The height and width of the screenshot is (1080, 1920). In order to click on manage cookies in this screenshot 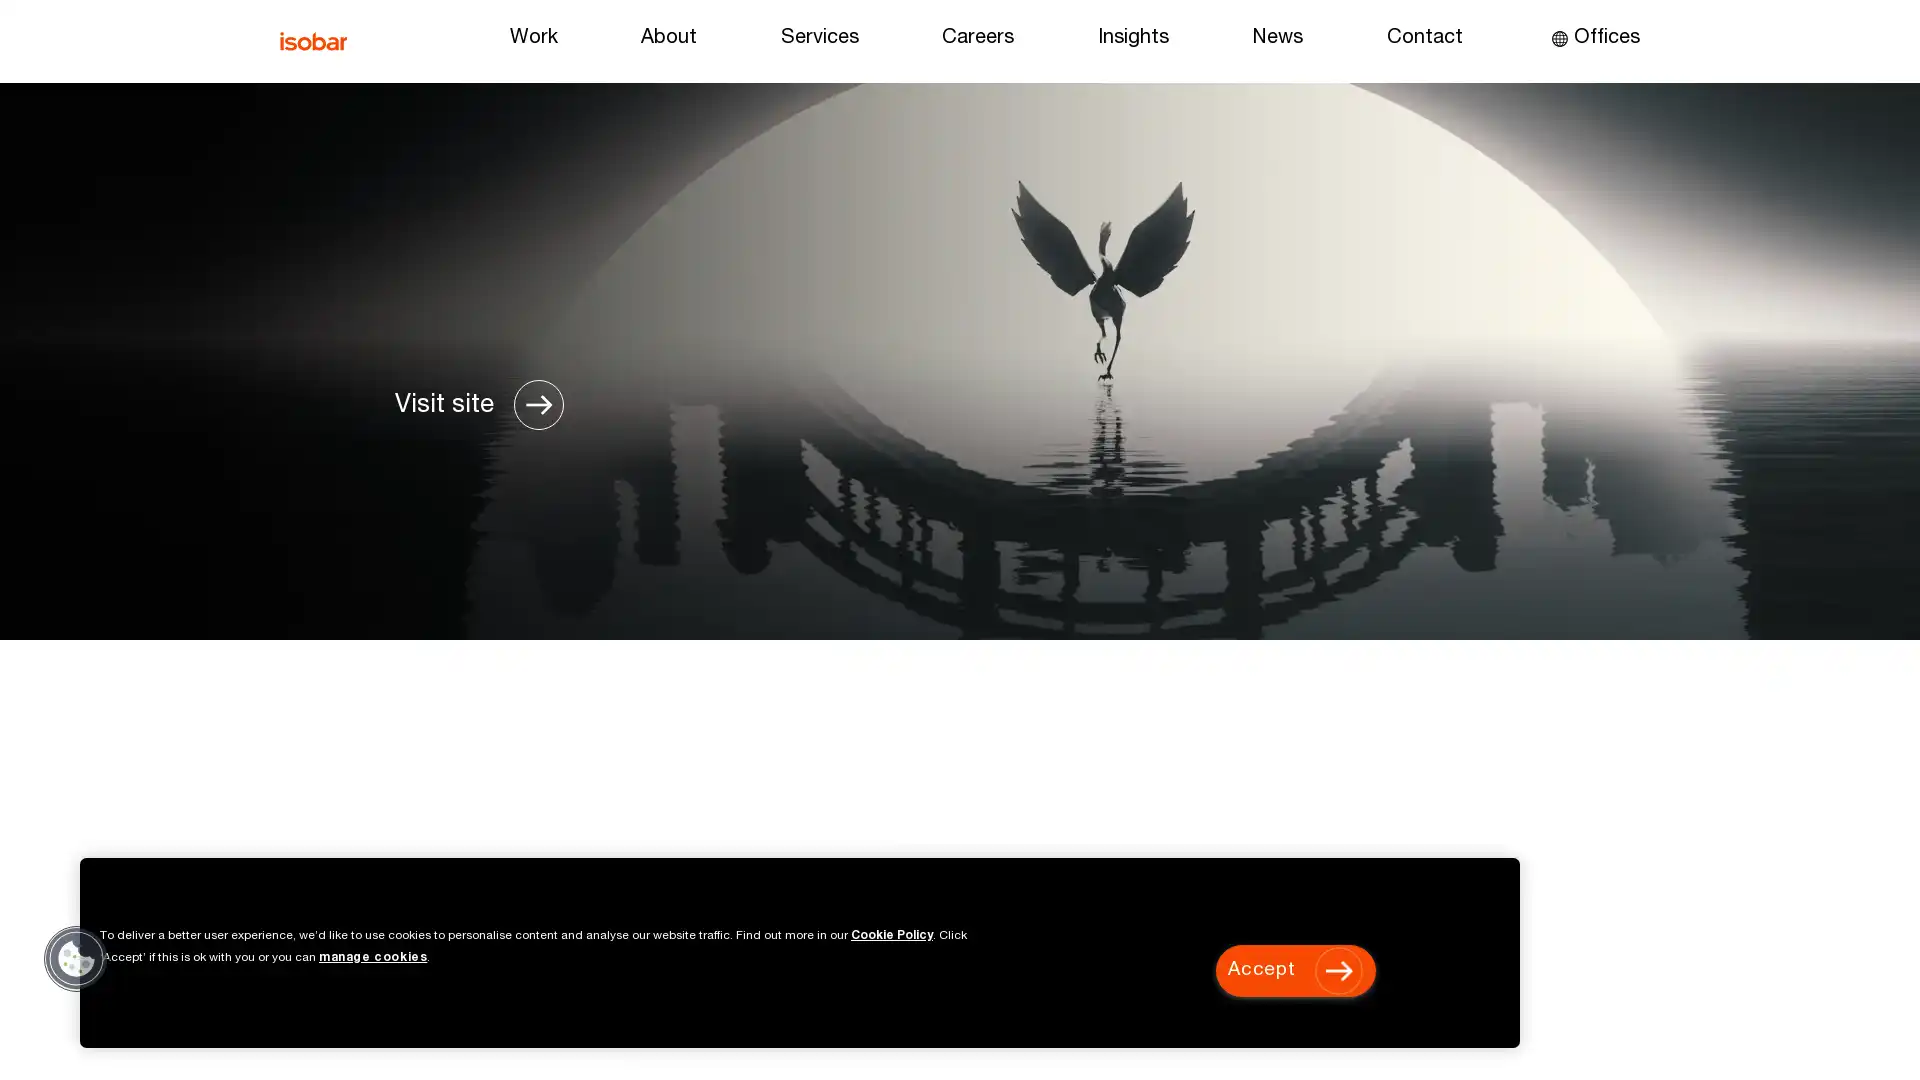, I will do `click(373, 957)`.